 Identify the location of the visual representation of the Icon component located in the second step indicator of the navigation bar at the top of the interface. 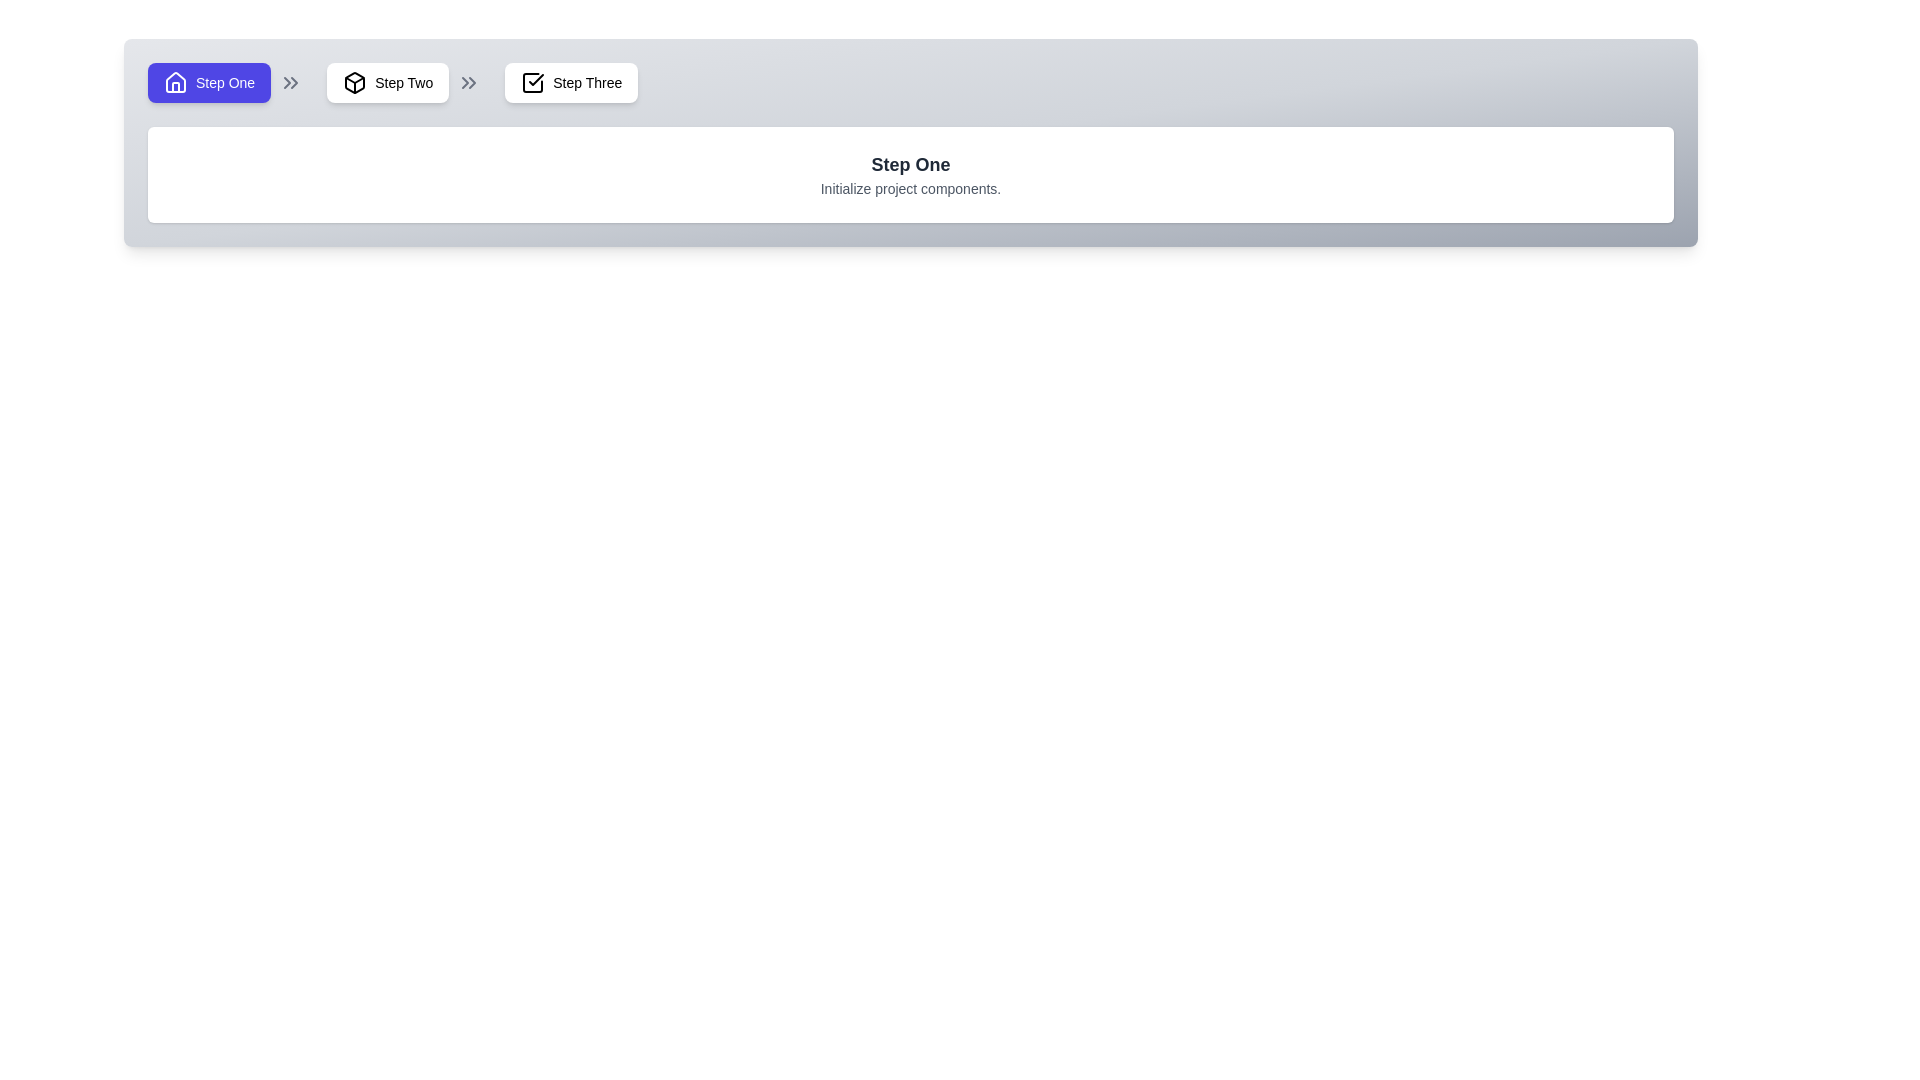
(355, 82).